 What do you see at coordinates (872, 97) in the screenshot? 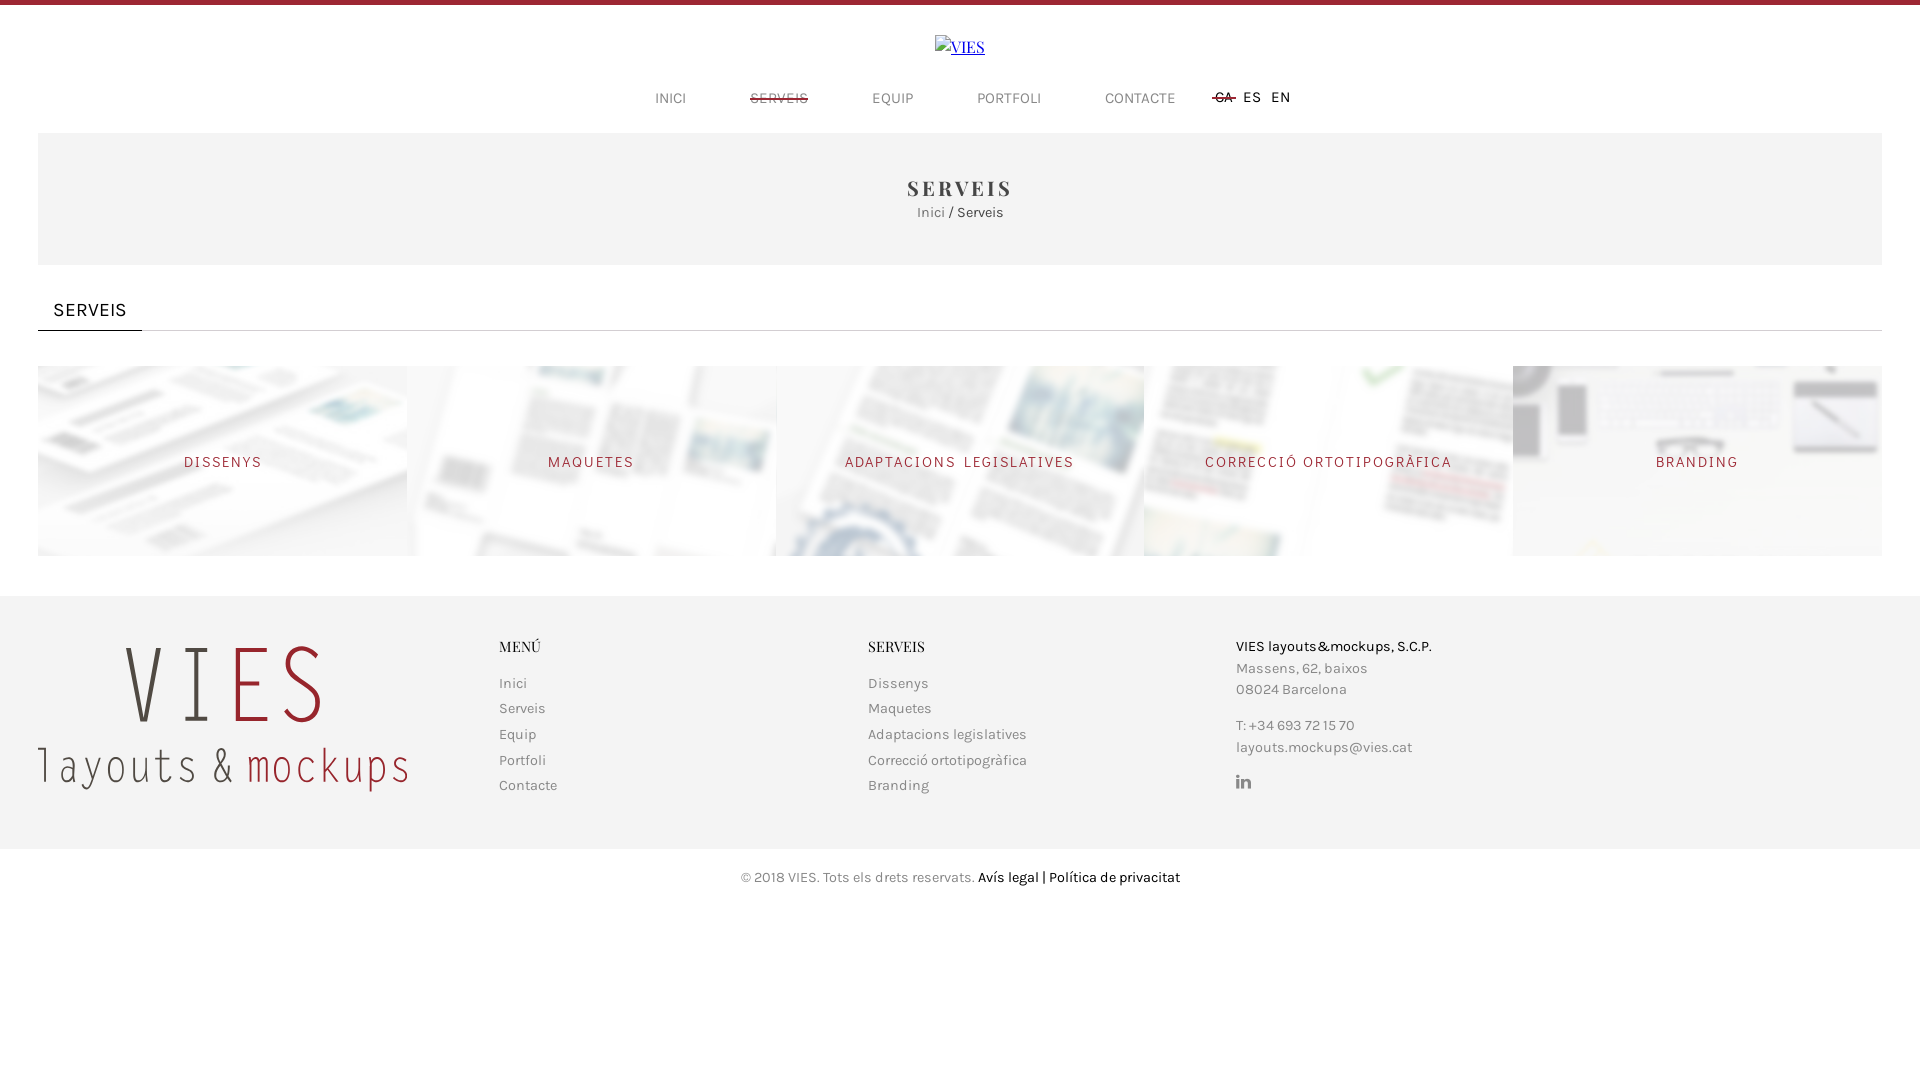
I see `'EQUIP'` at bounding box center [872, 97].